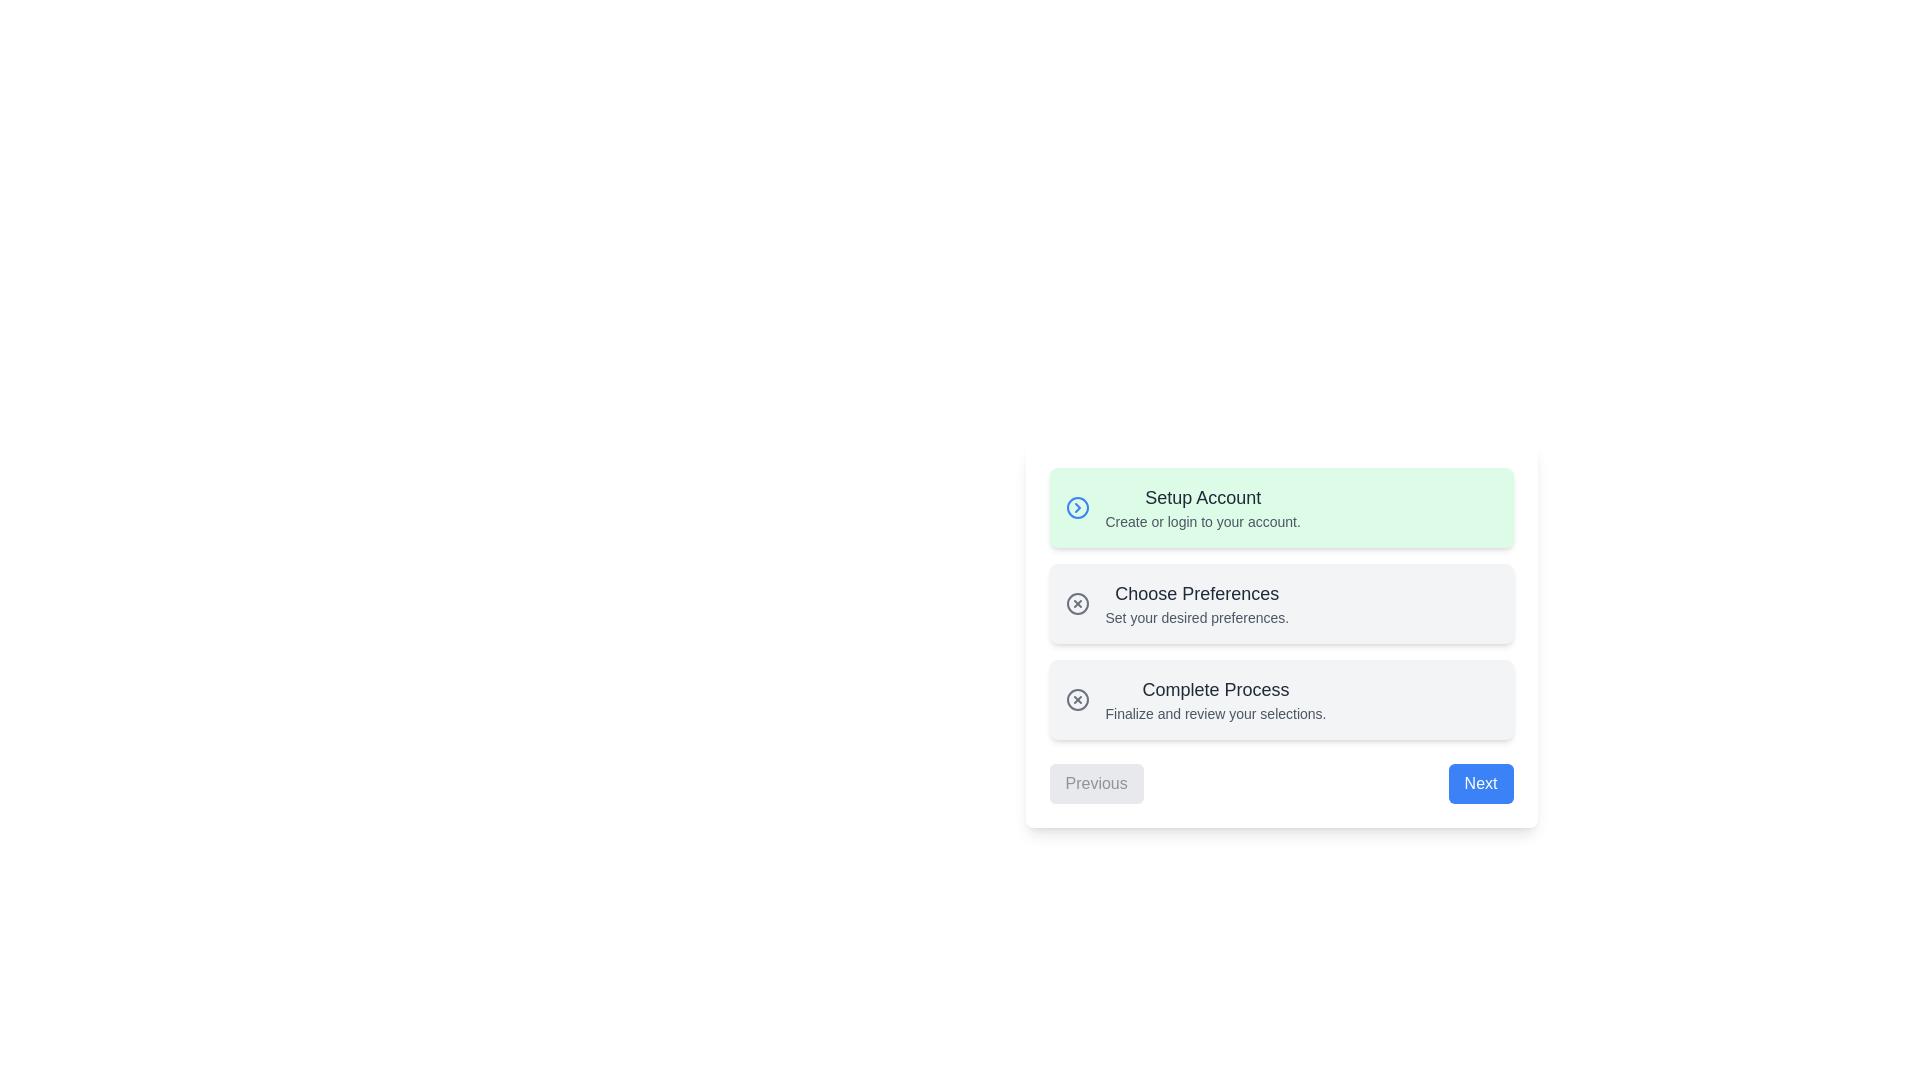  Describe the element at coordinates (1076, 698) in the screenshot. I see `the graphical icon consisting of a circle with an 'X' in its center, which is located at the top-left of the 'Complete Process' card layout` at that location.